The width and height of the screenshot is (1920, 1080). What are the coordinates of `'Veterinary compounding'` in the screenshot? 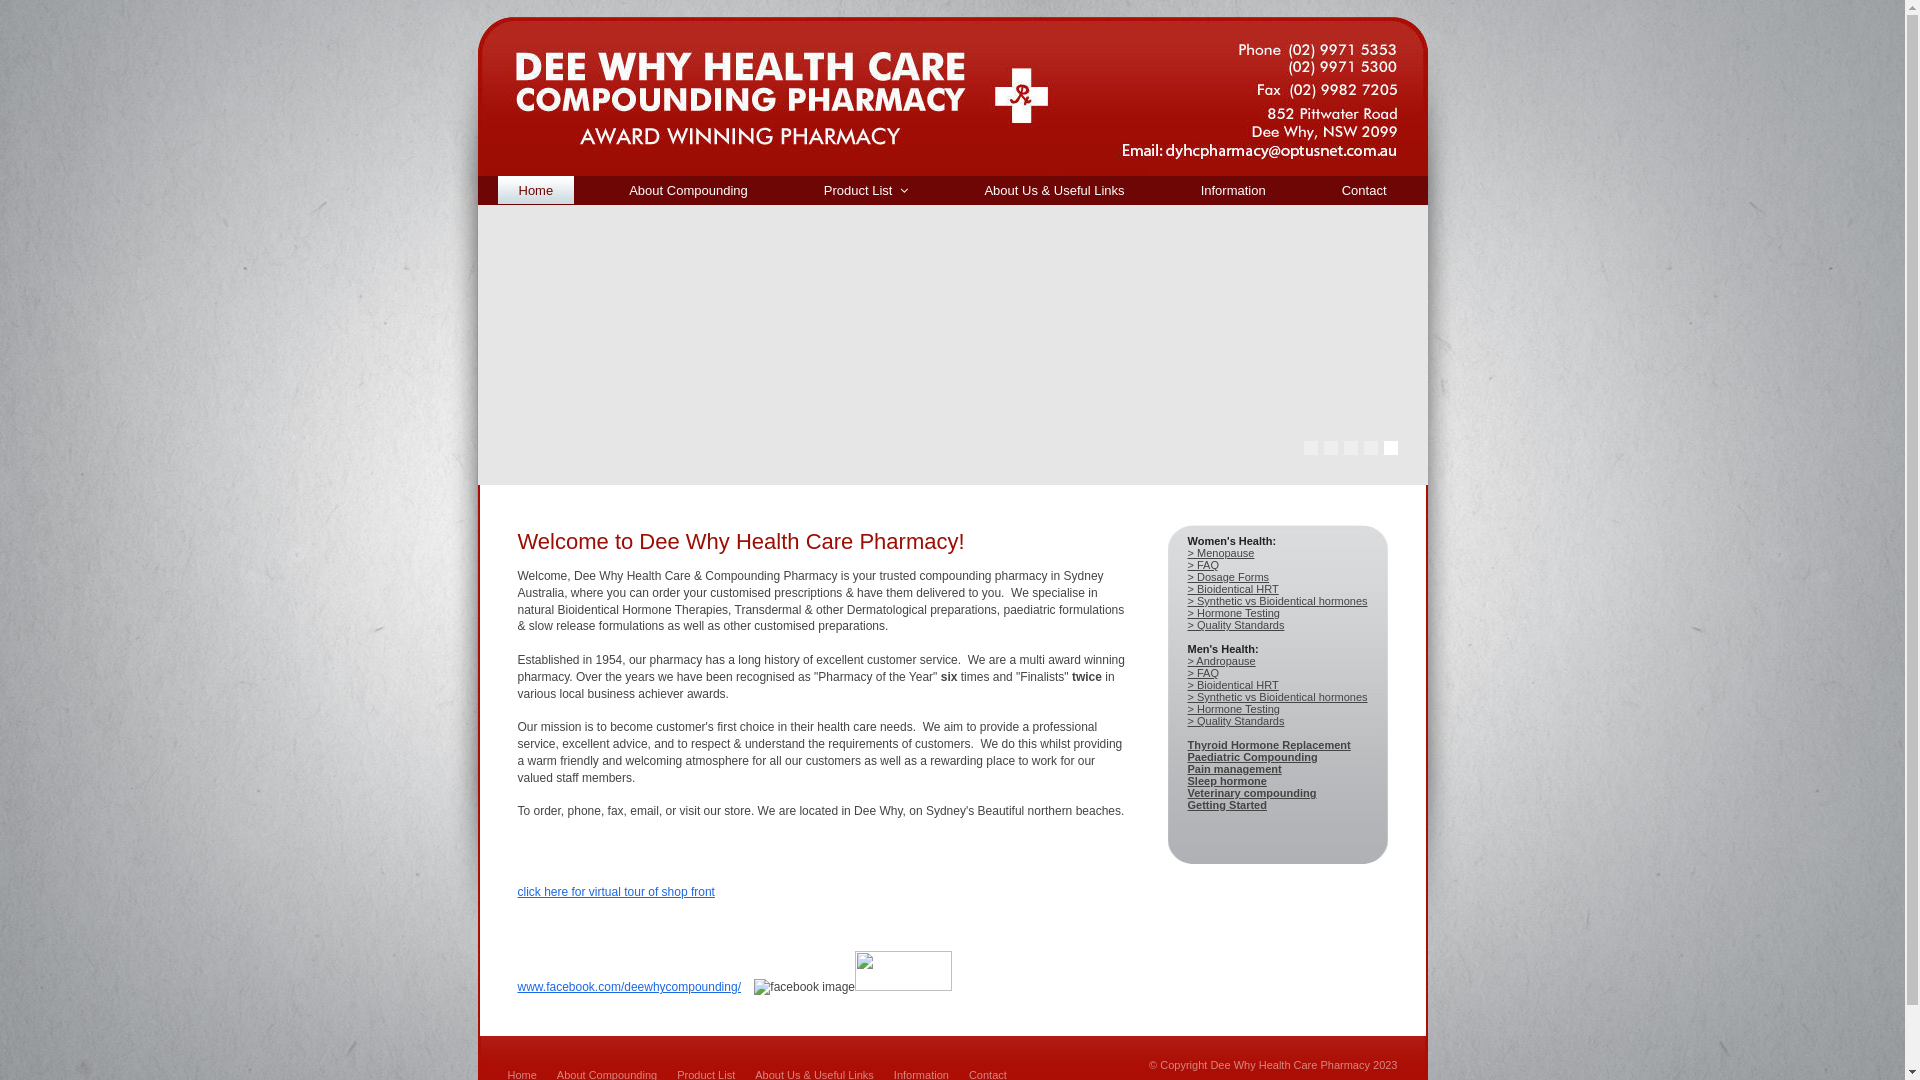 It's located at (1251, 792).